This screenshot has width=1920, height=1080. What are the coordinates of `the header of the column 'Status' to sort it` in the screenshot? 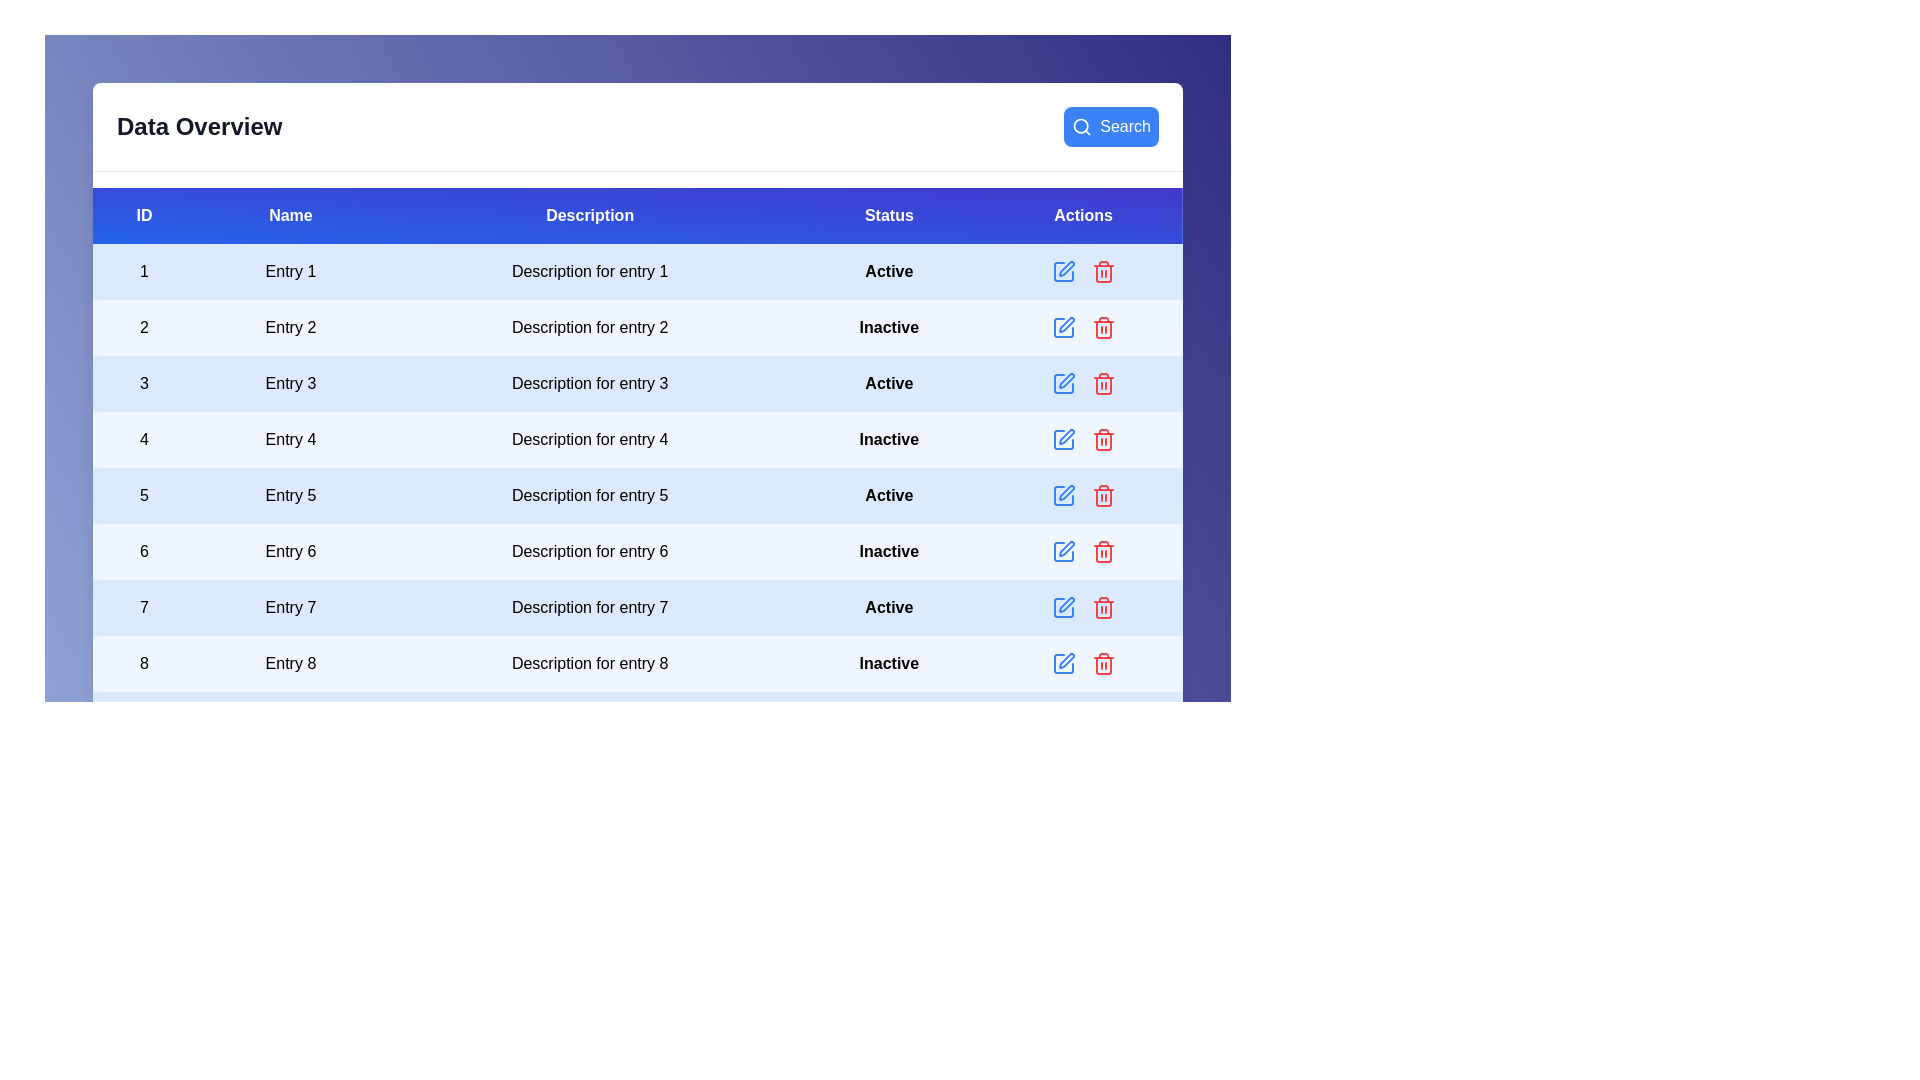 It's located at (887, 216).